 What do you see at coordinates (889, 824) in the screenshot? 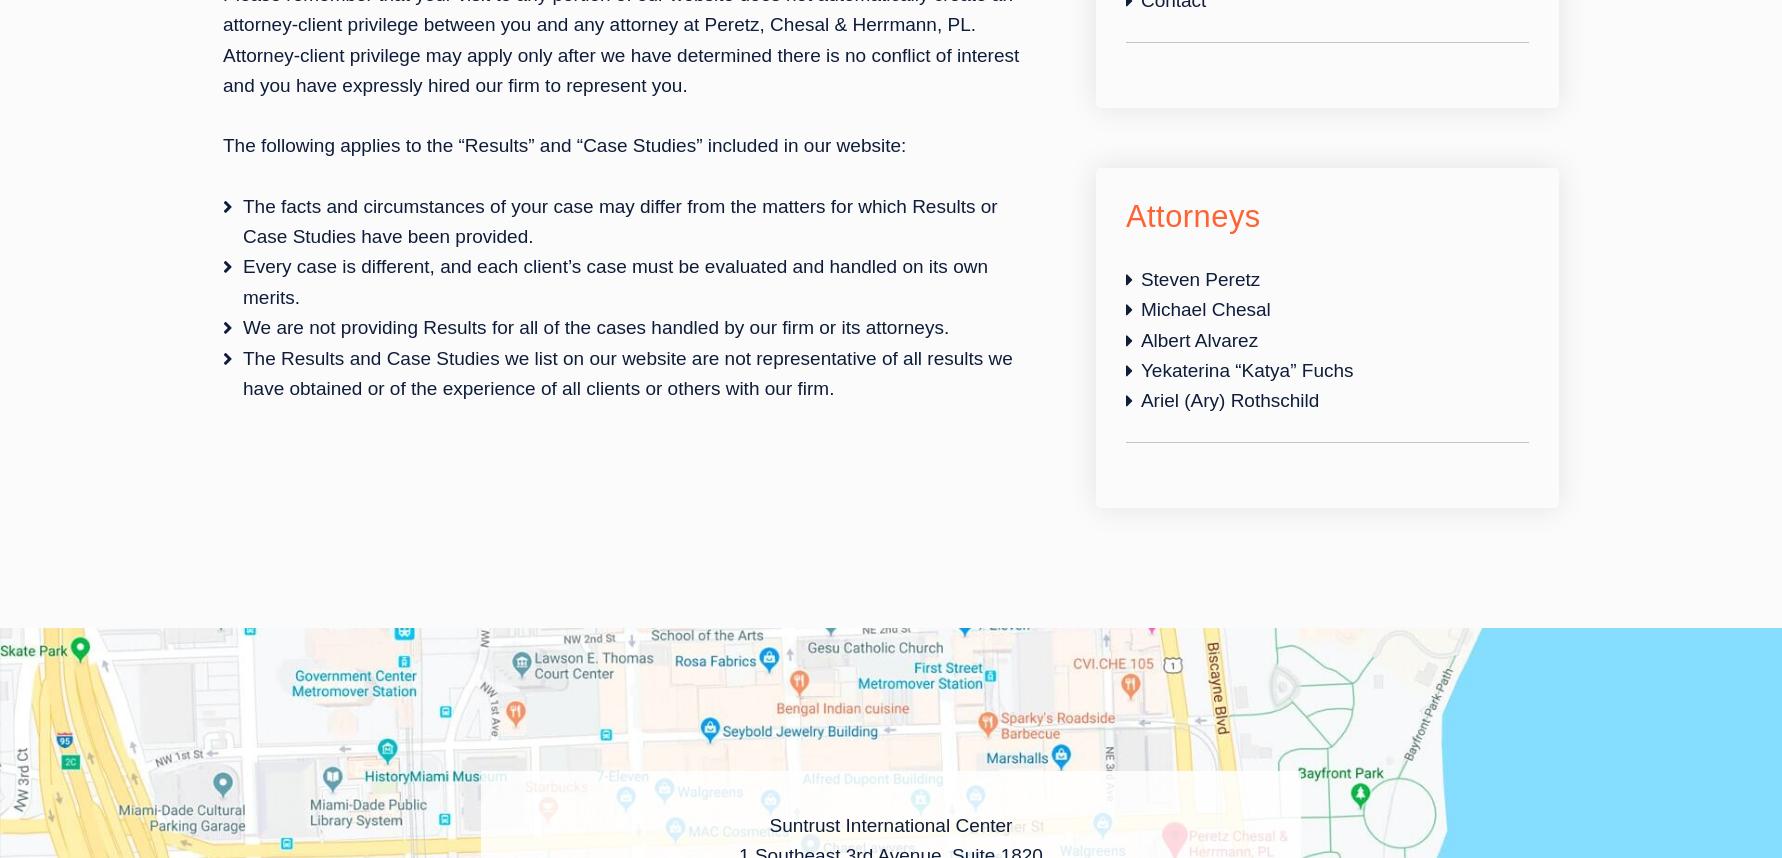
I see `'Suntrust International Center'` at bounding box center [889, 824].